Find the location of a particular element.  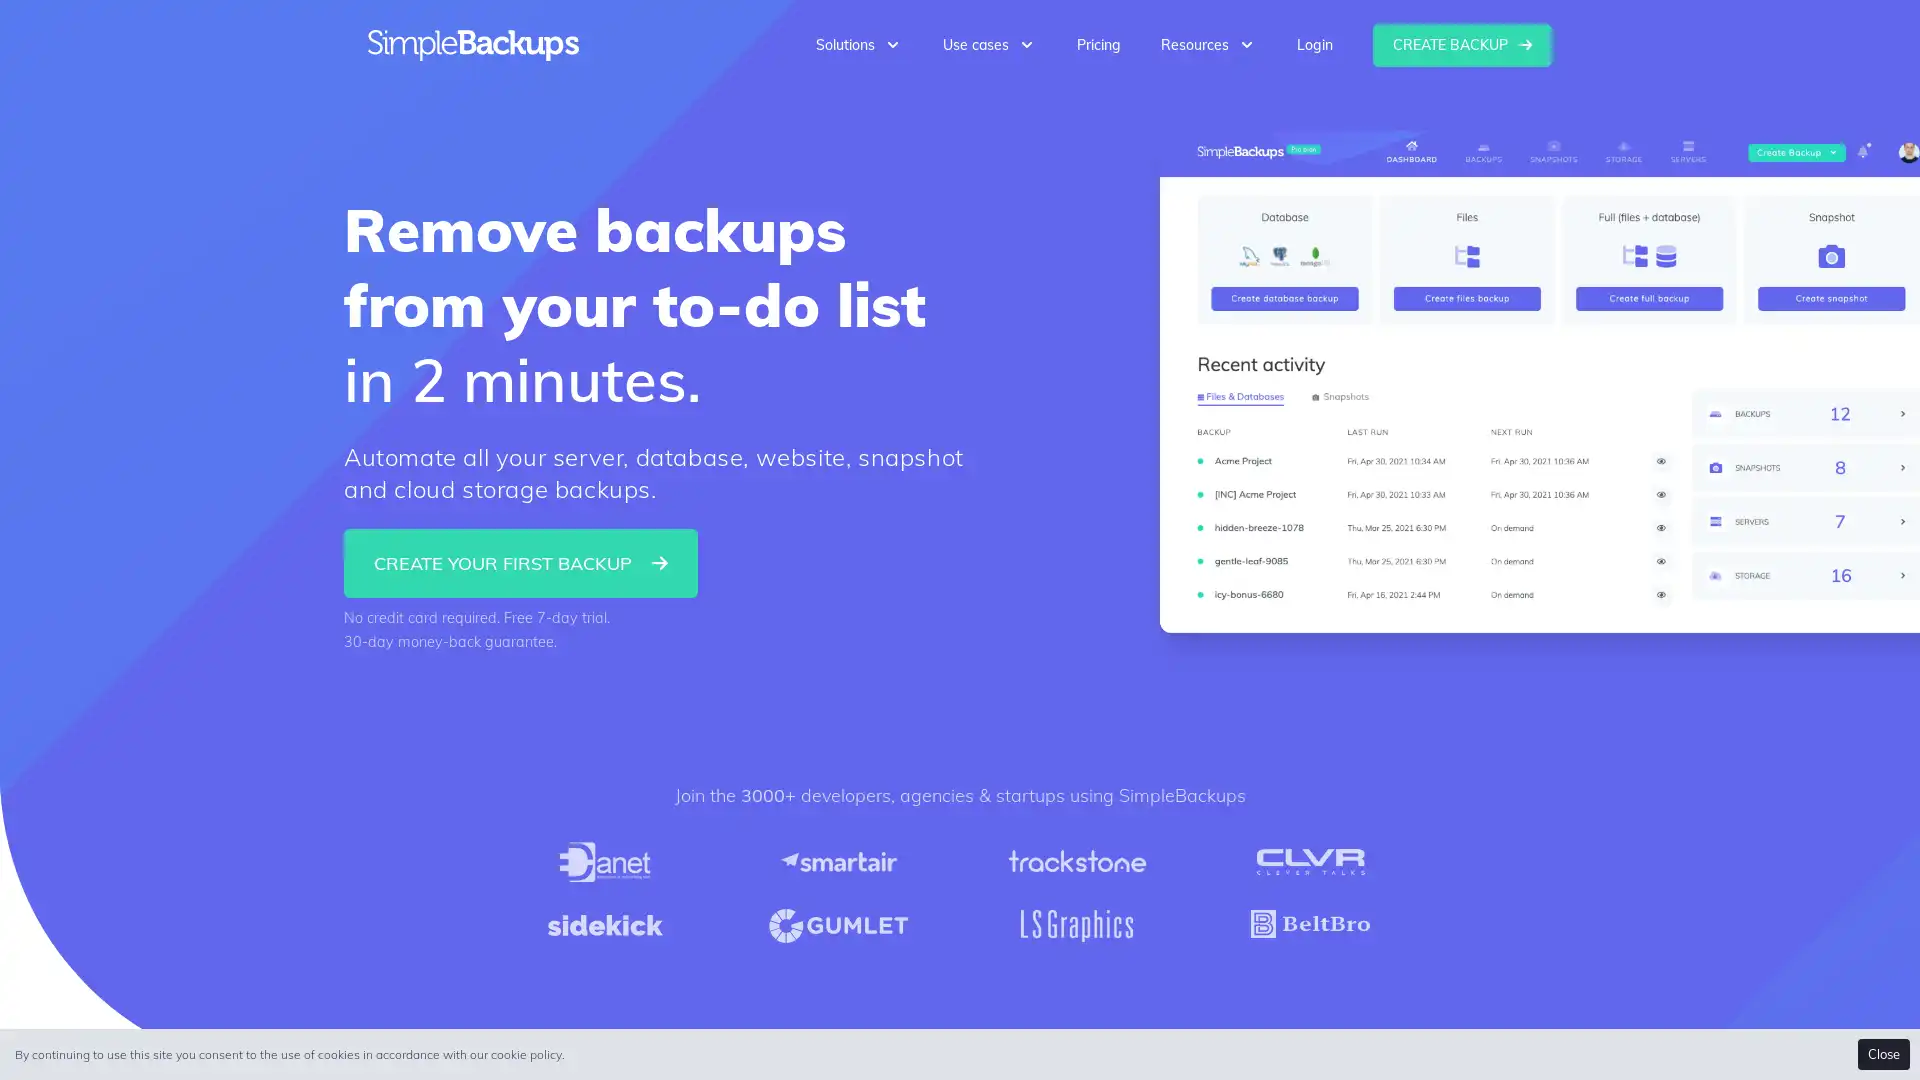

Resources is located at coordinates (1208, 45).